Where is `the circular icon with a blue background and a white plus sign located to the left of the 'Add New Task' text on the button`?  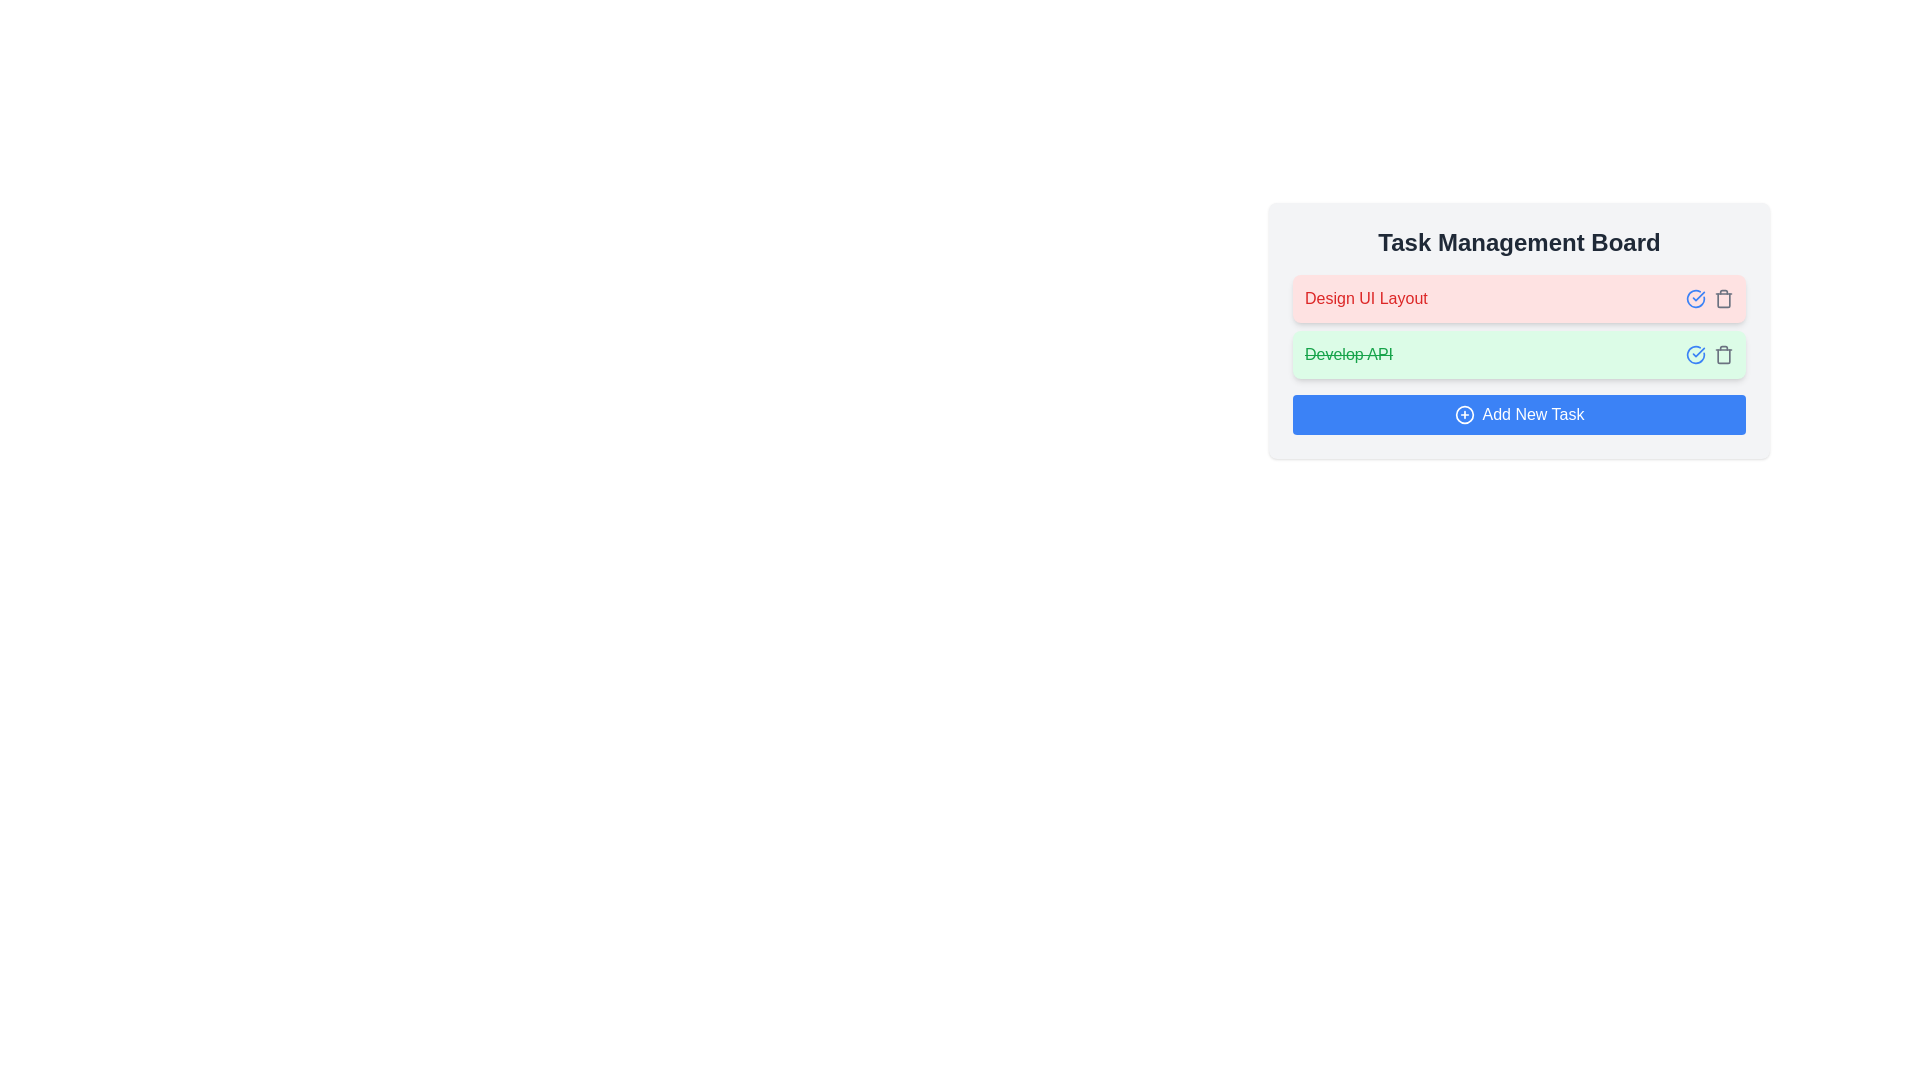 the circular icon with a blue background and a white plus sign located to the left of the 'Add New Task' text on the button is located at coordinates (1464, 414).